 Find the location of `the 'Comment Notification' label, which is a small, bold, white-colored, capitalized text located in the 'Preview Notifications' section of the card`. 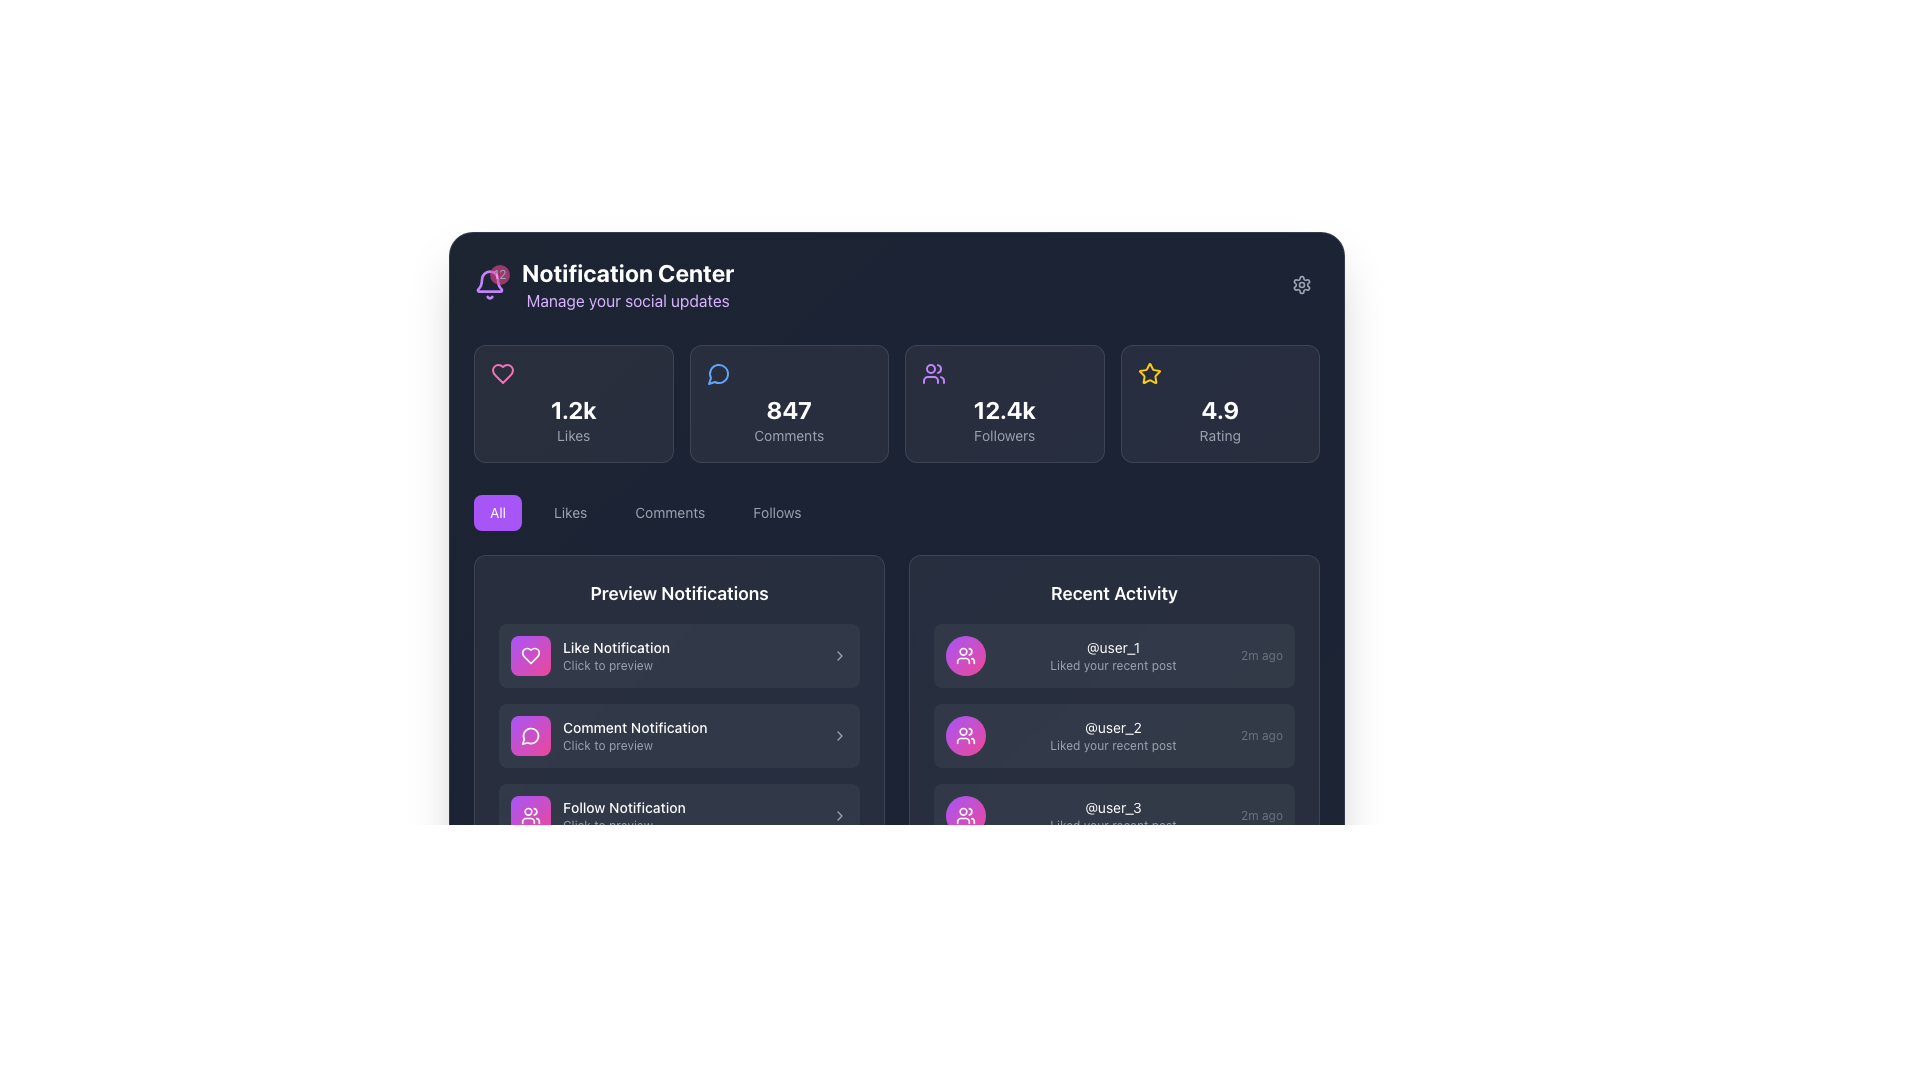

the 'Comment Notification' label, which is a small, bold, white-colored, capitalized text located in the 'Preview Notifications' section of the card is located at coordinates (691, 728).